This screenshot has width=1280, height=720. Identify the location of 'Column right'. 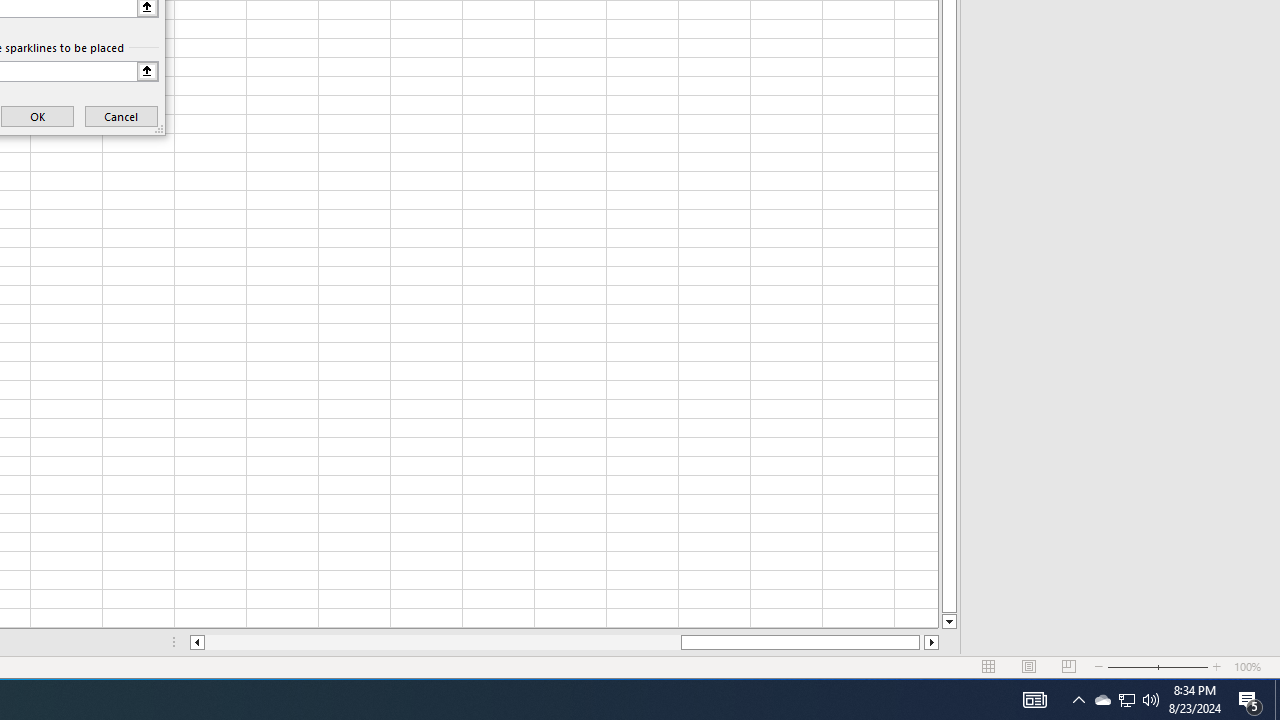
(931, 642).